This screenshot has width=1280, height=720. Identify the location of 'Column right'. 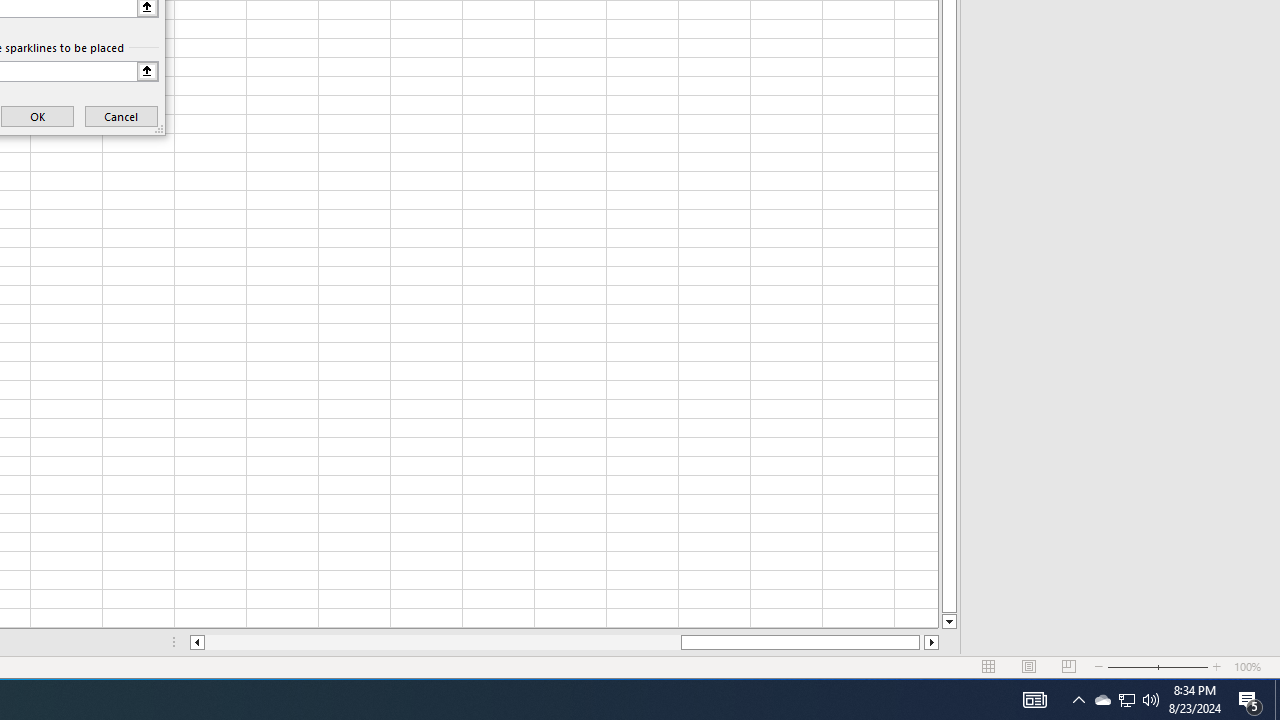
(931, 642).